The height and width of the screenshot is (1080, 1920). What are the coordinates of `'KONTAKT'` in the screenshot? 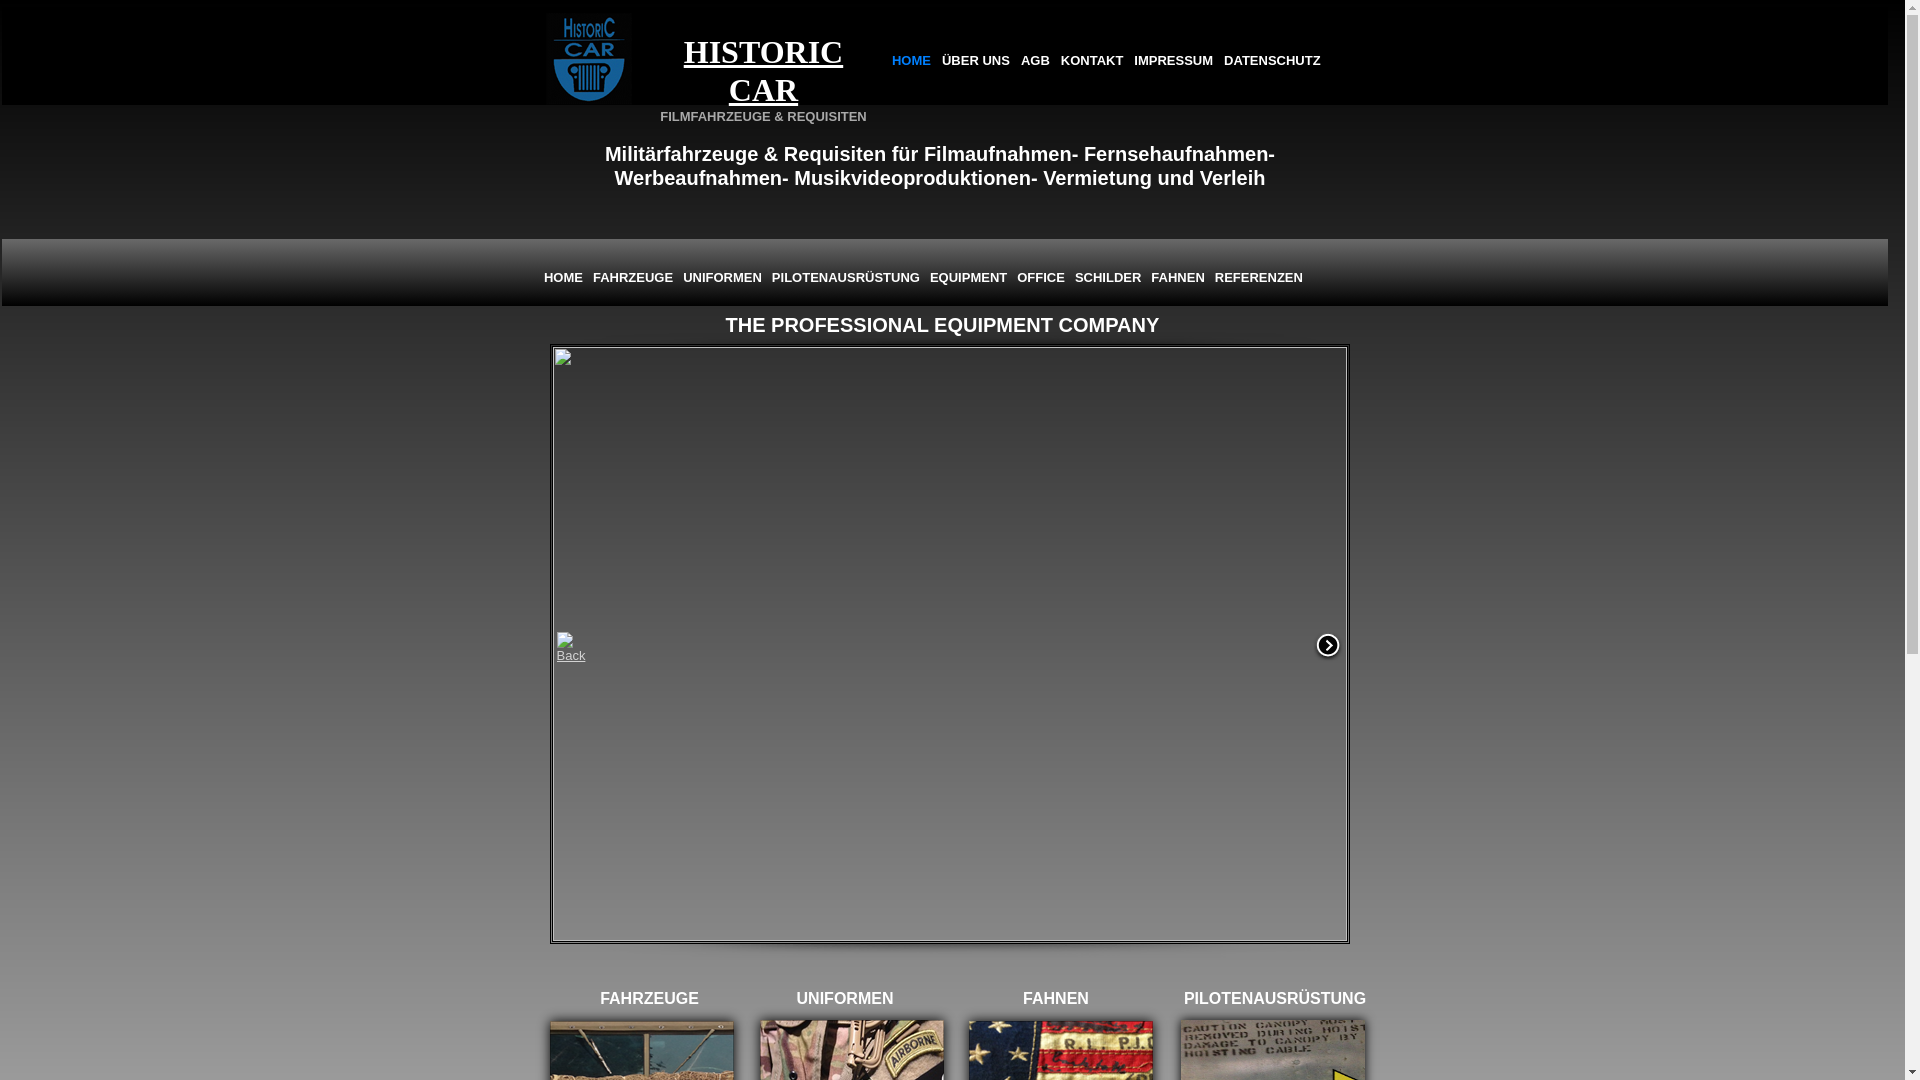 It's located at (1091, 60).